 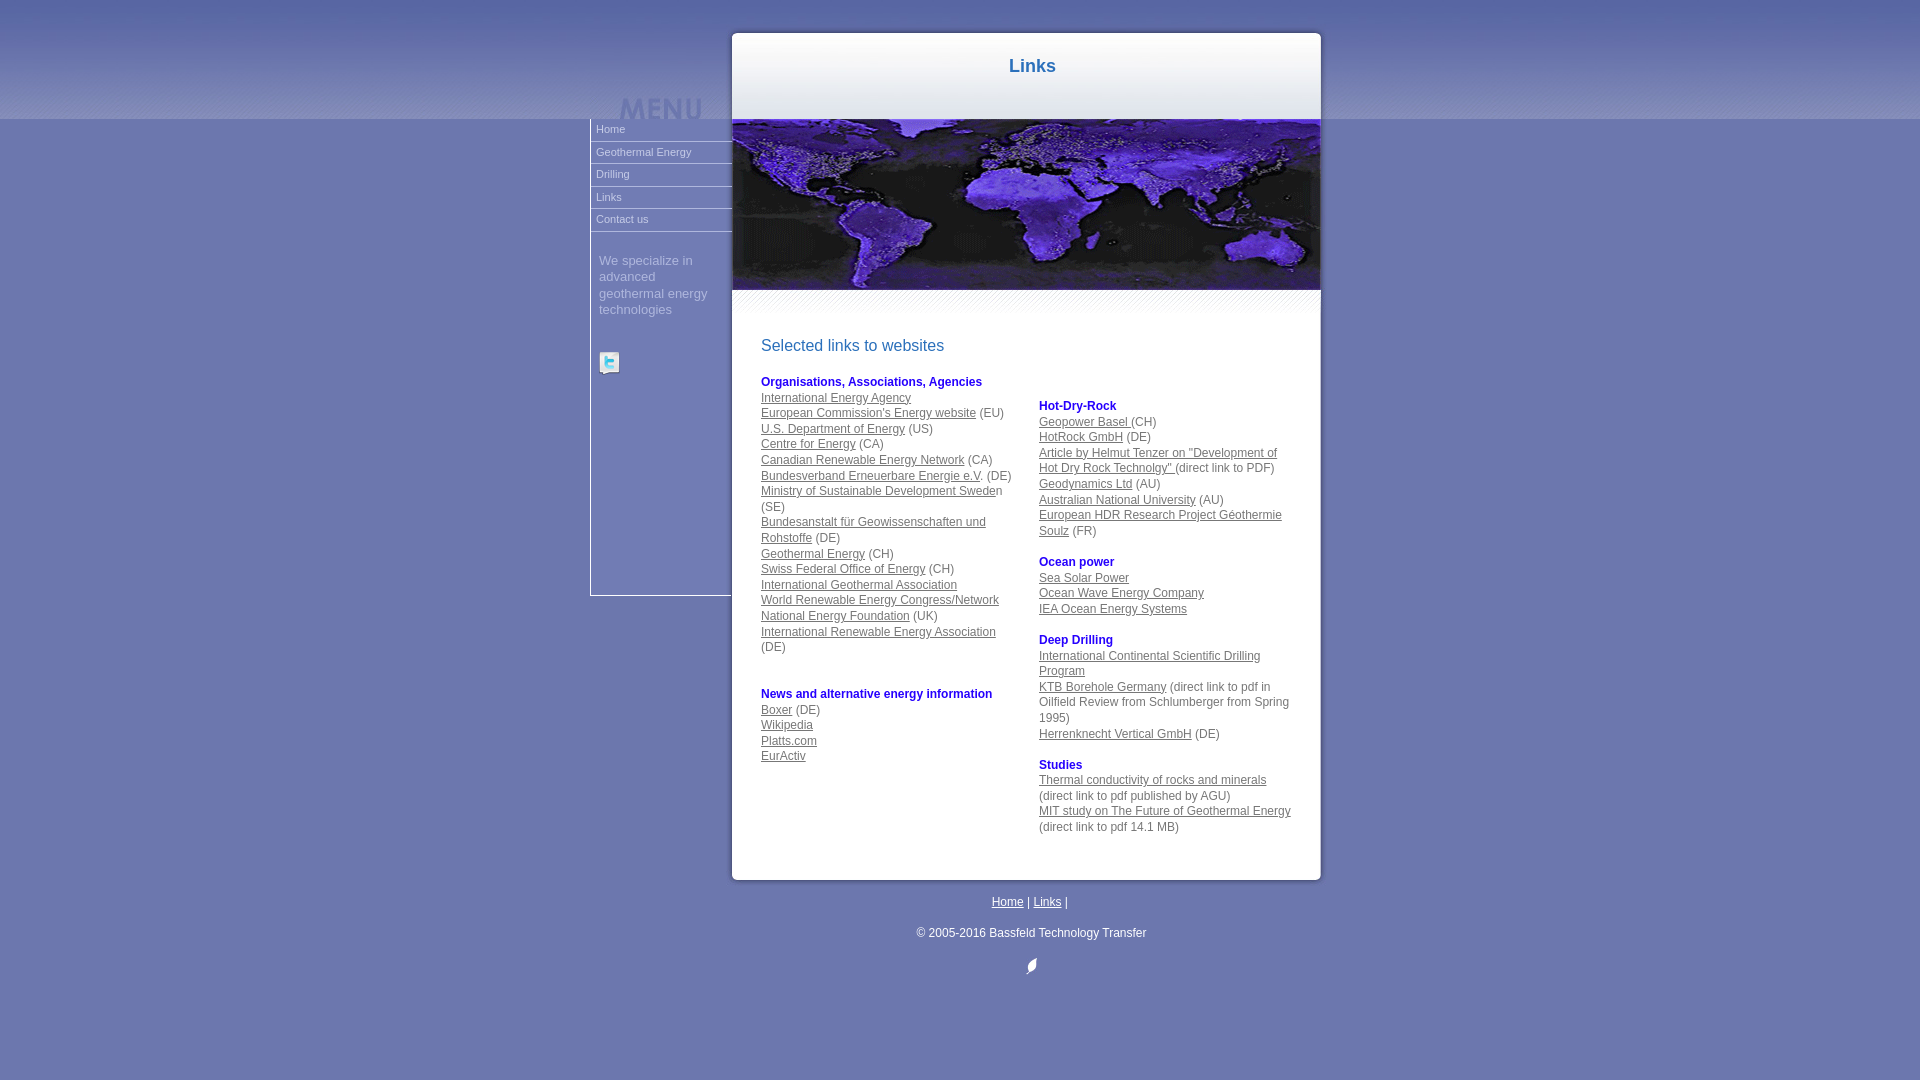 I want to click on 'Herrenknecht Vertical GmbH', so click(x=1114, y=733).